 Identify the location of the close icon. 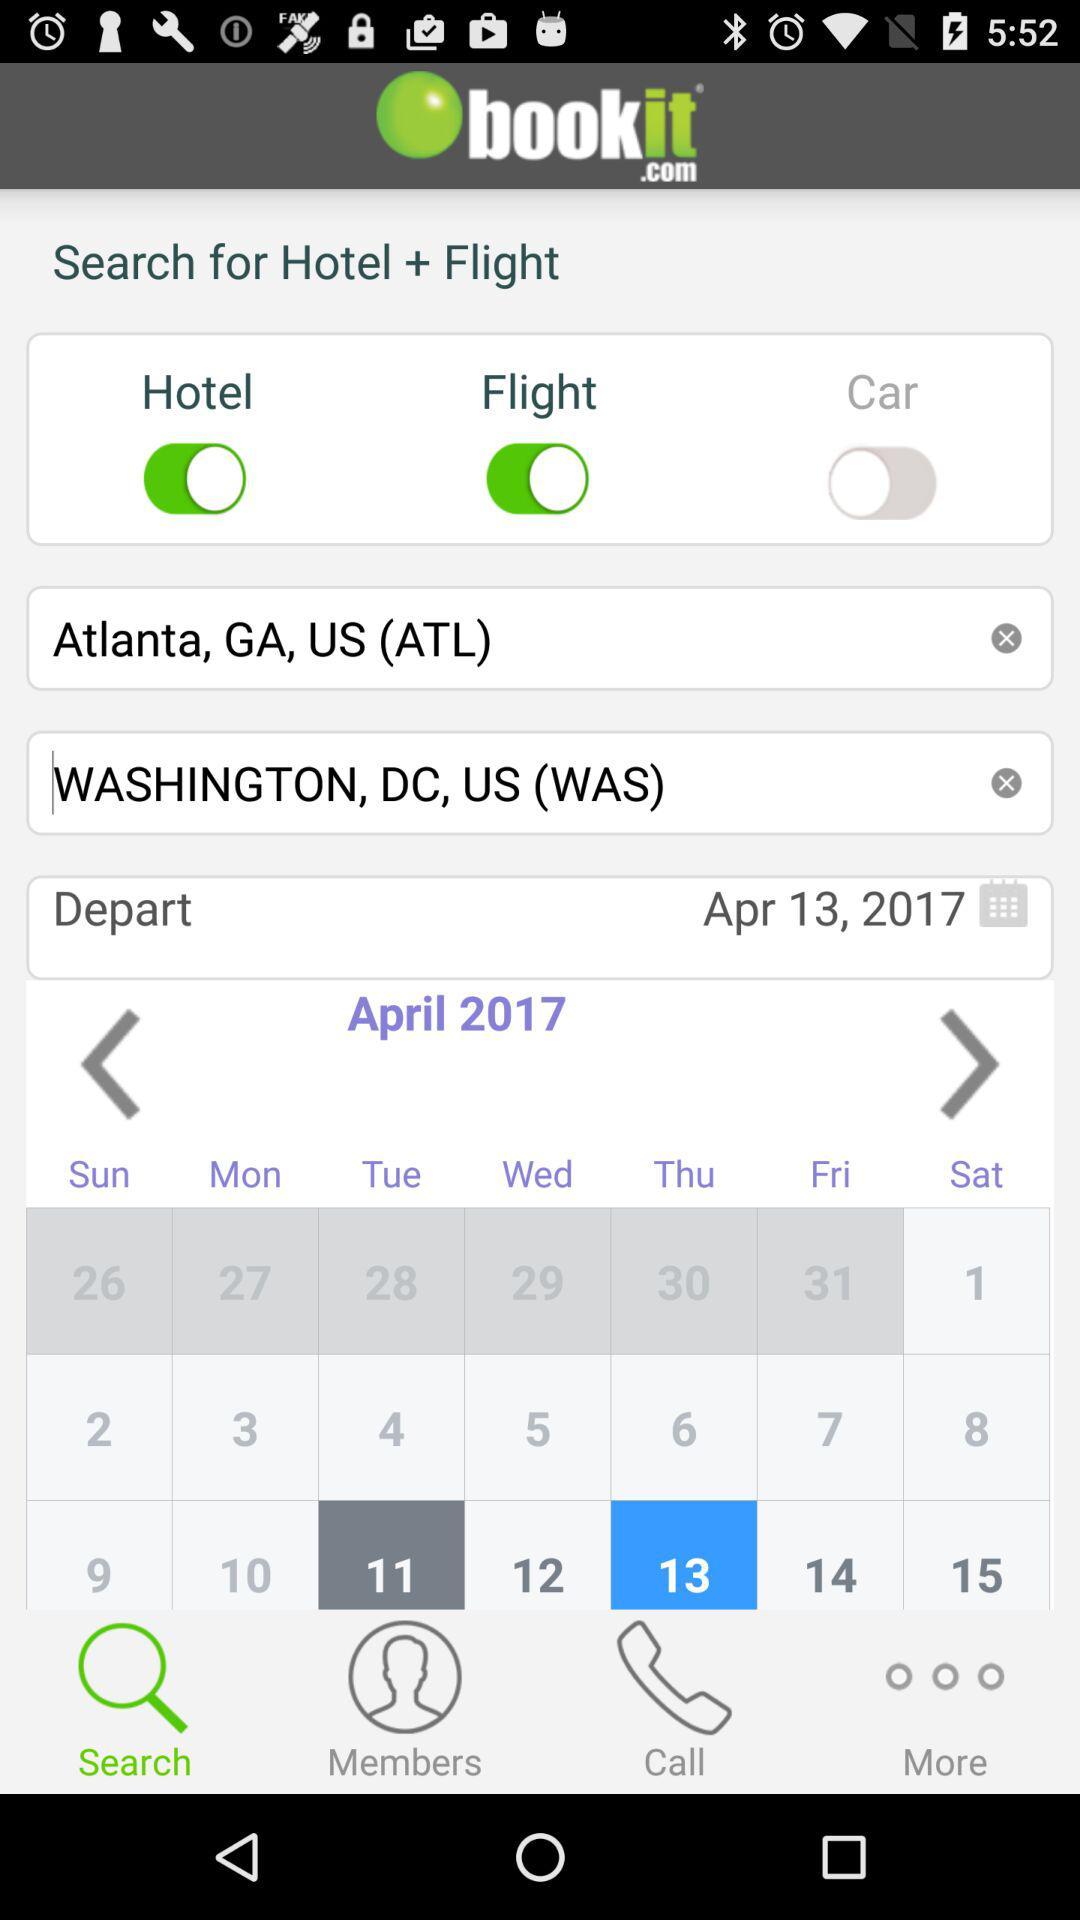
(1006, 683).